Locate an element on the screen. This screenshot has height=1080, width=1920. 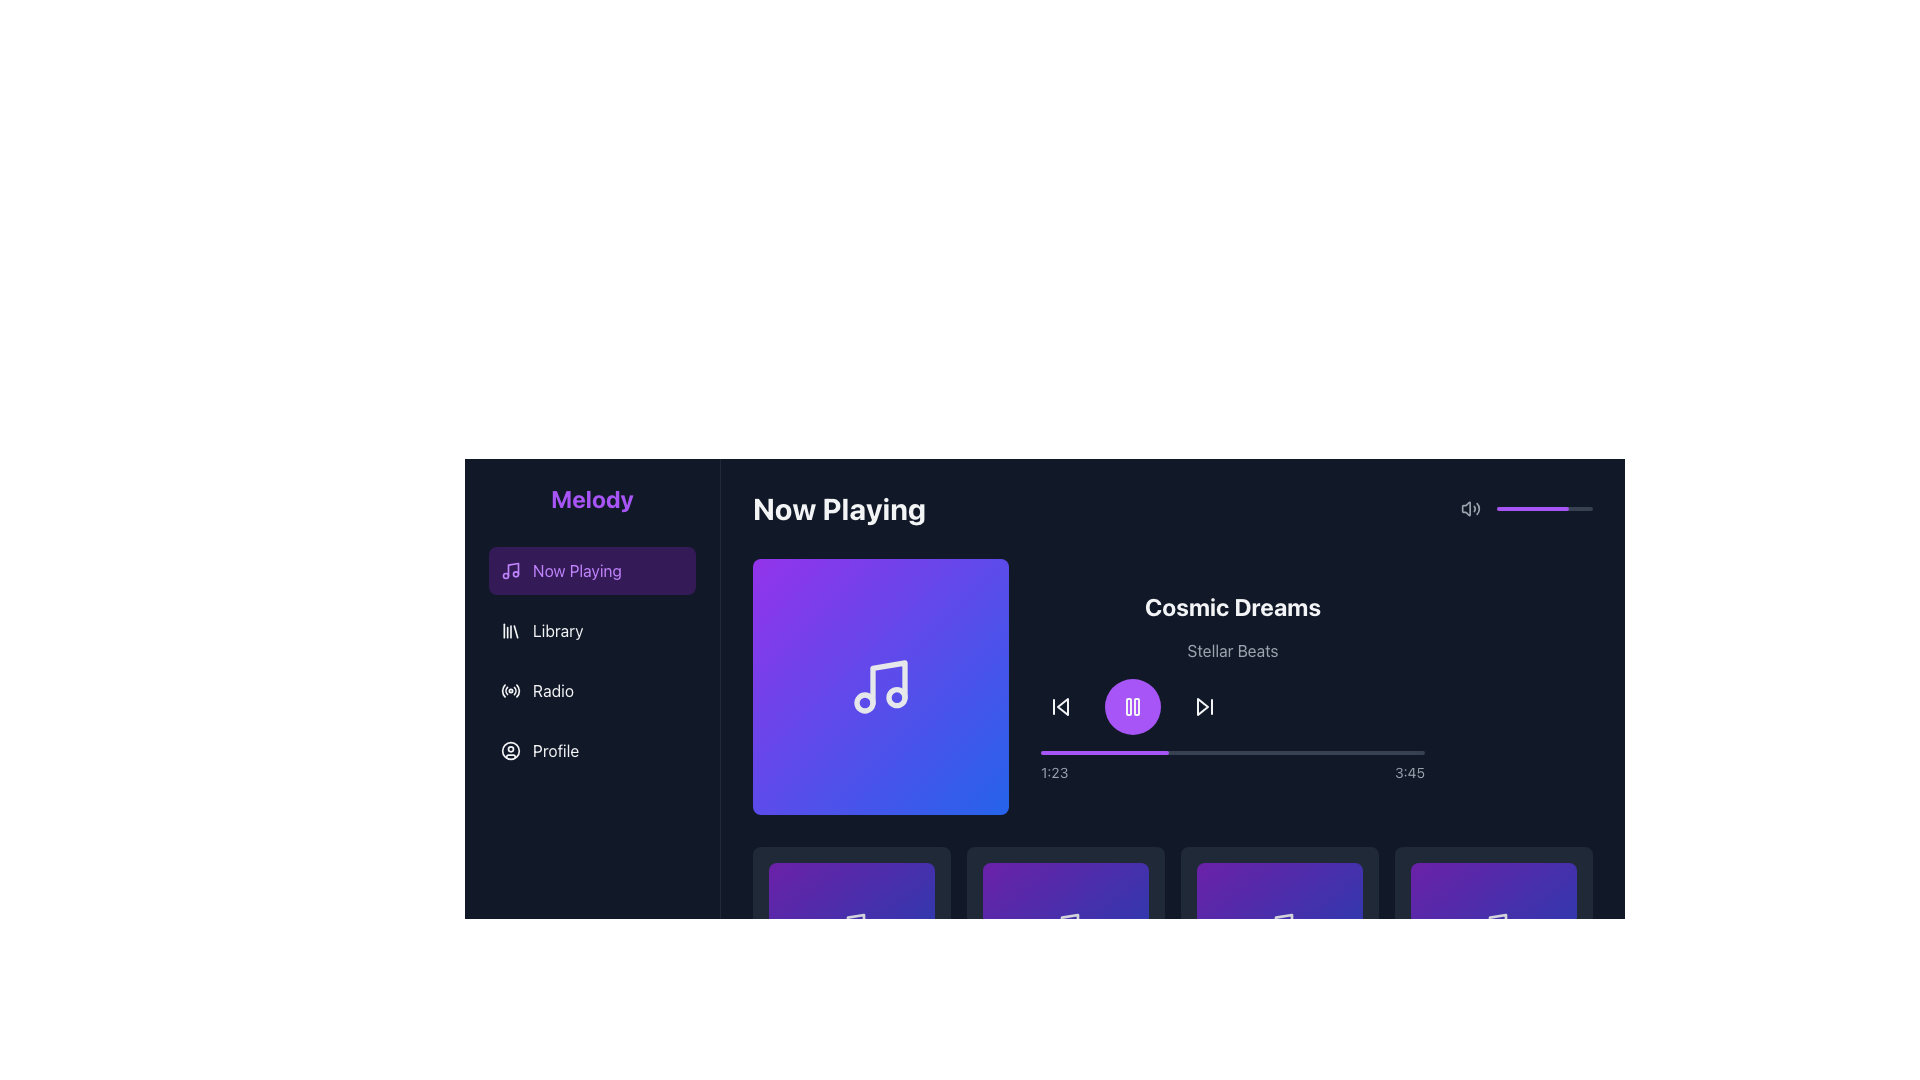
media playback is located at coordinates (1383, 752).